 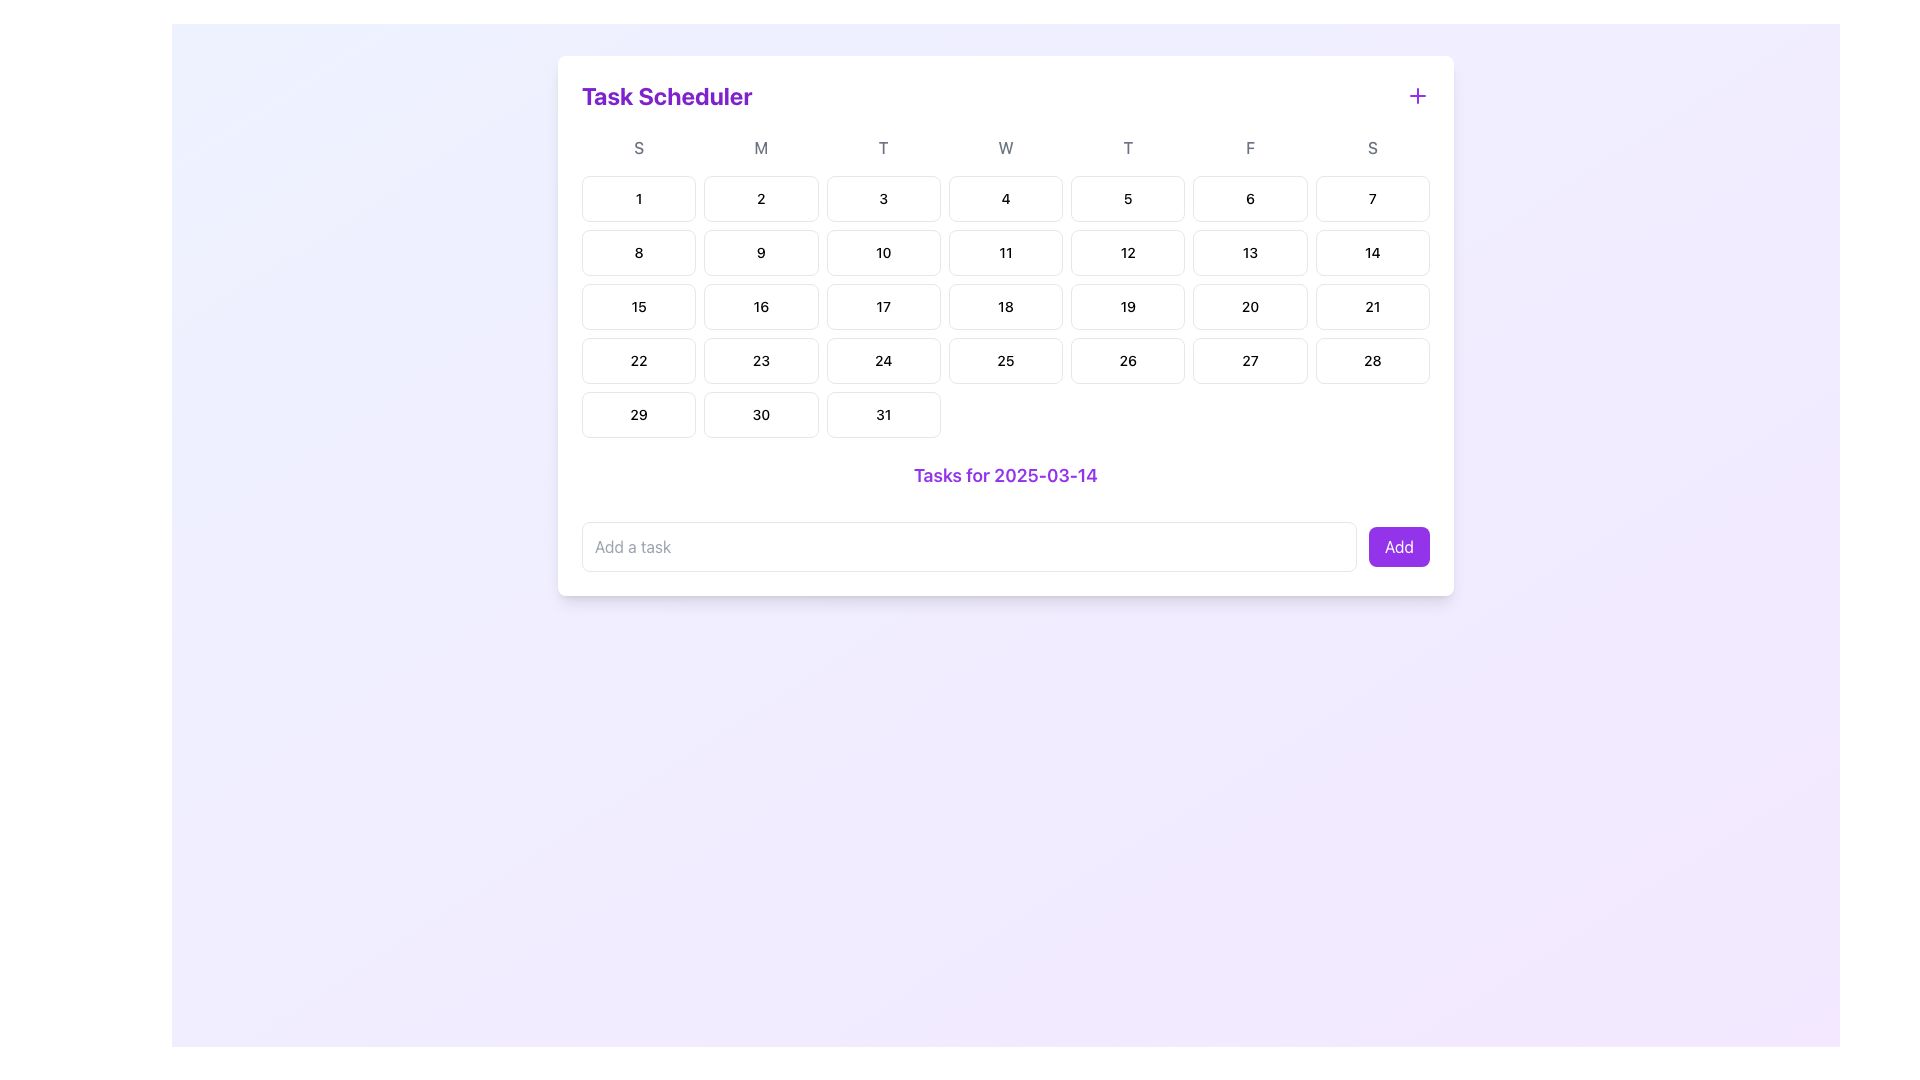 I want to click on the button representing the 11th day in the calendar view, so click(x=1006, y=252).